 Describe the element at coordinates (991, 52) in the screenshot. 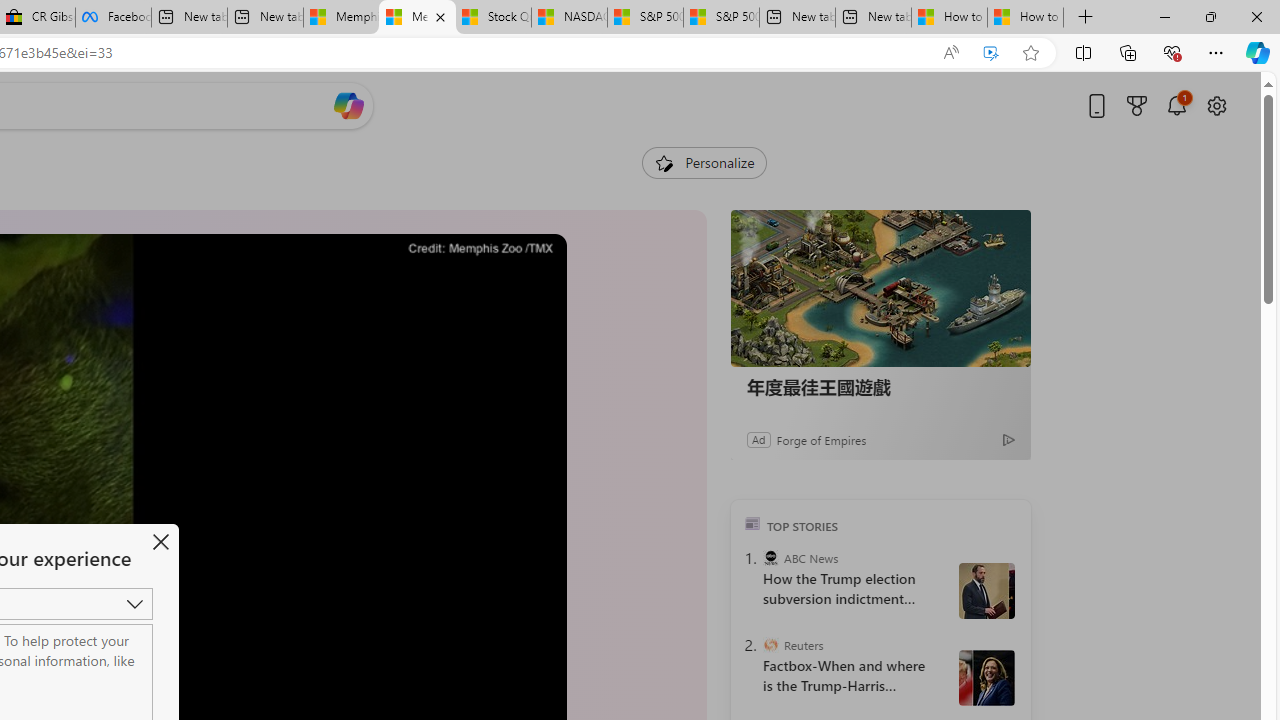

I see `'Enhance video'` at that location.